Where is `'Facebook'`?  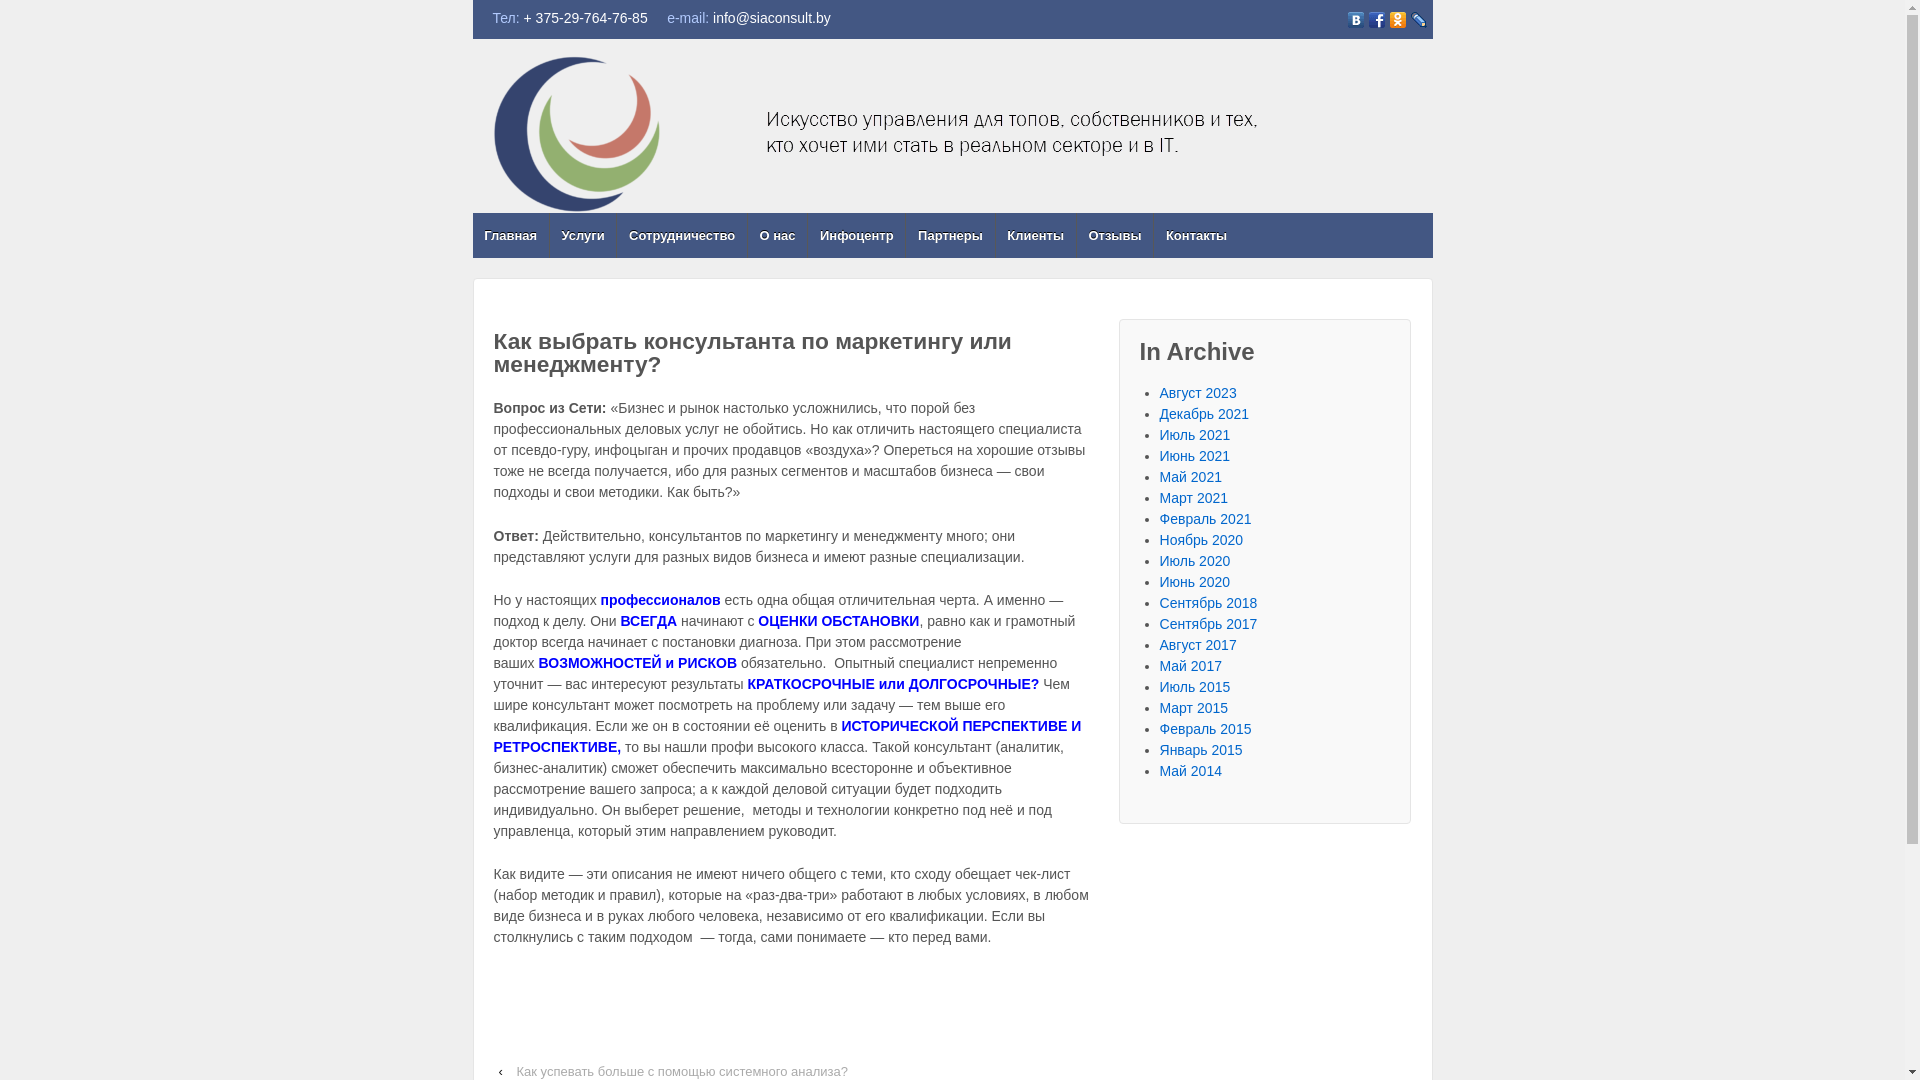 'Facebook' is located at coordinates (1365, 19).